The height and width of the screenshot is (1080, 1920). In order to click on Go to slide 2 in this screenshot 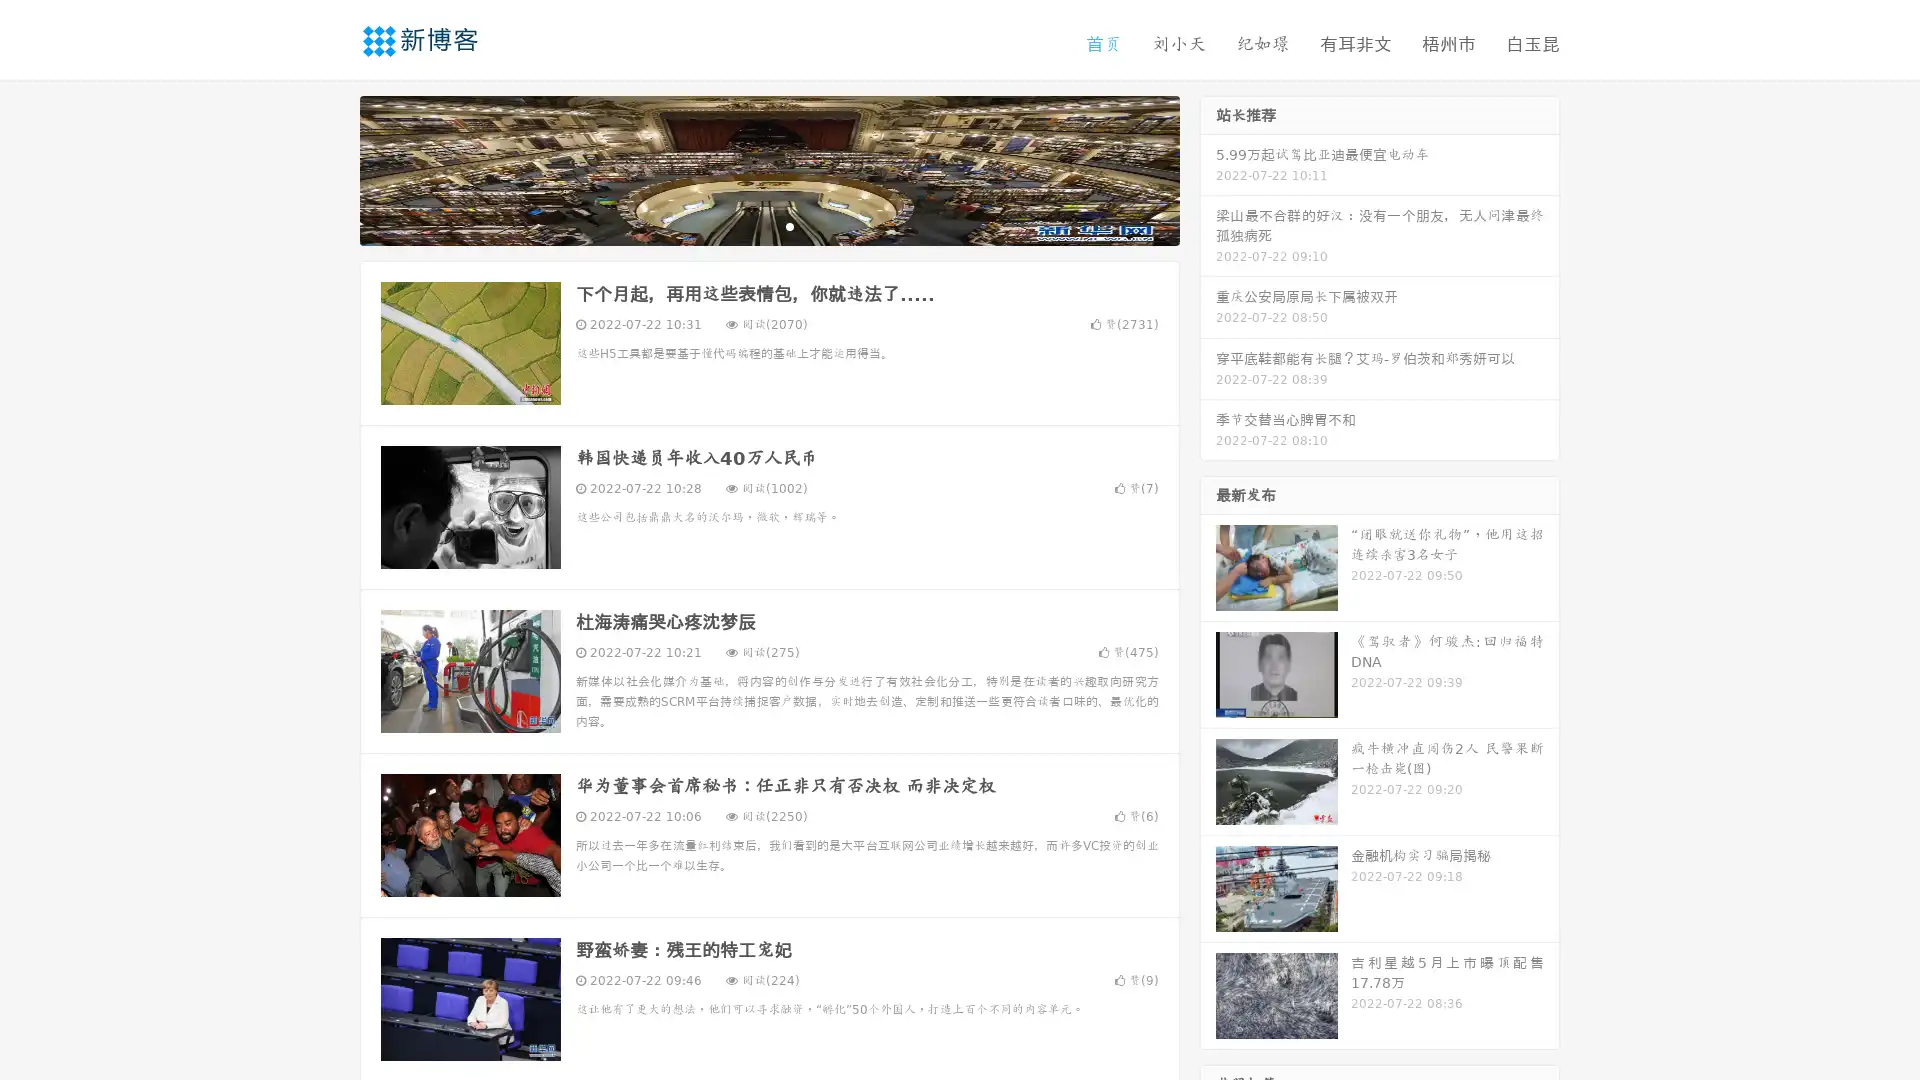, I will do `click(768, 225)`.